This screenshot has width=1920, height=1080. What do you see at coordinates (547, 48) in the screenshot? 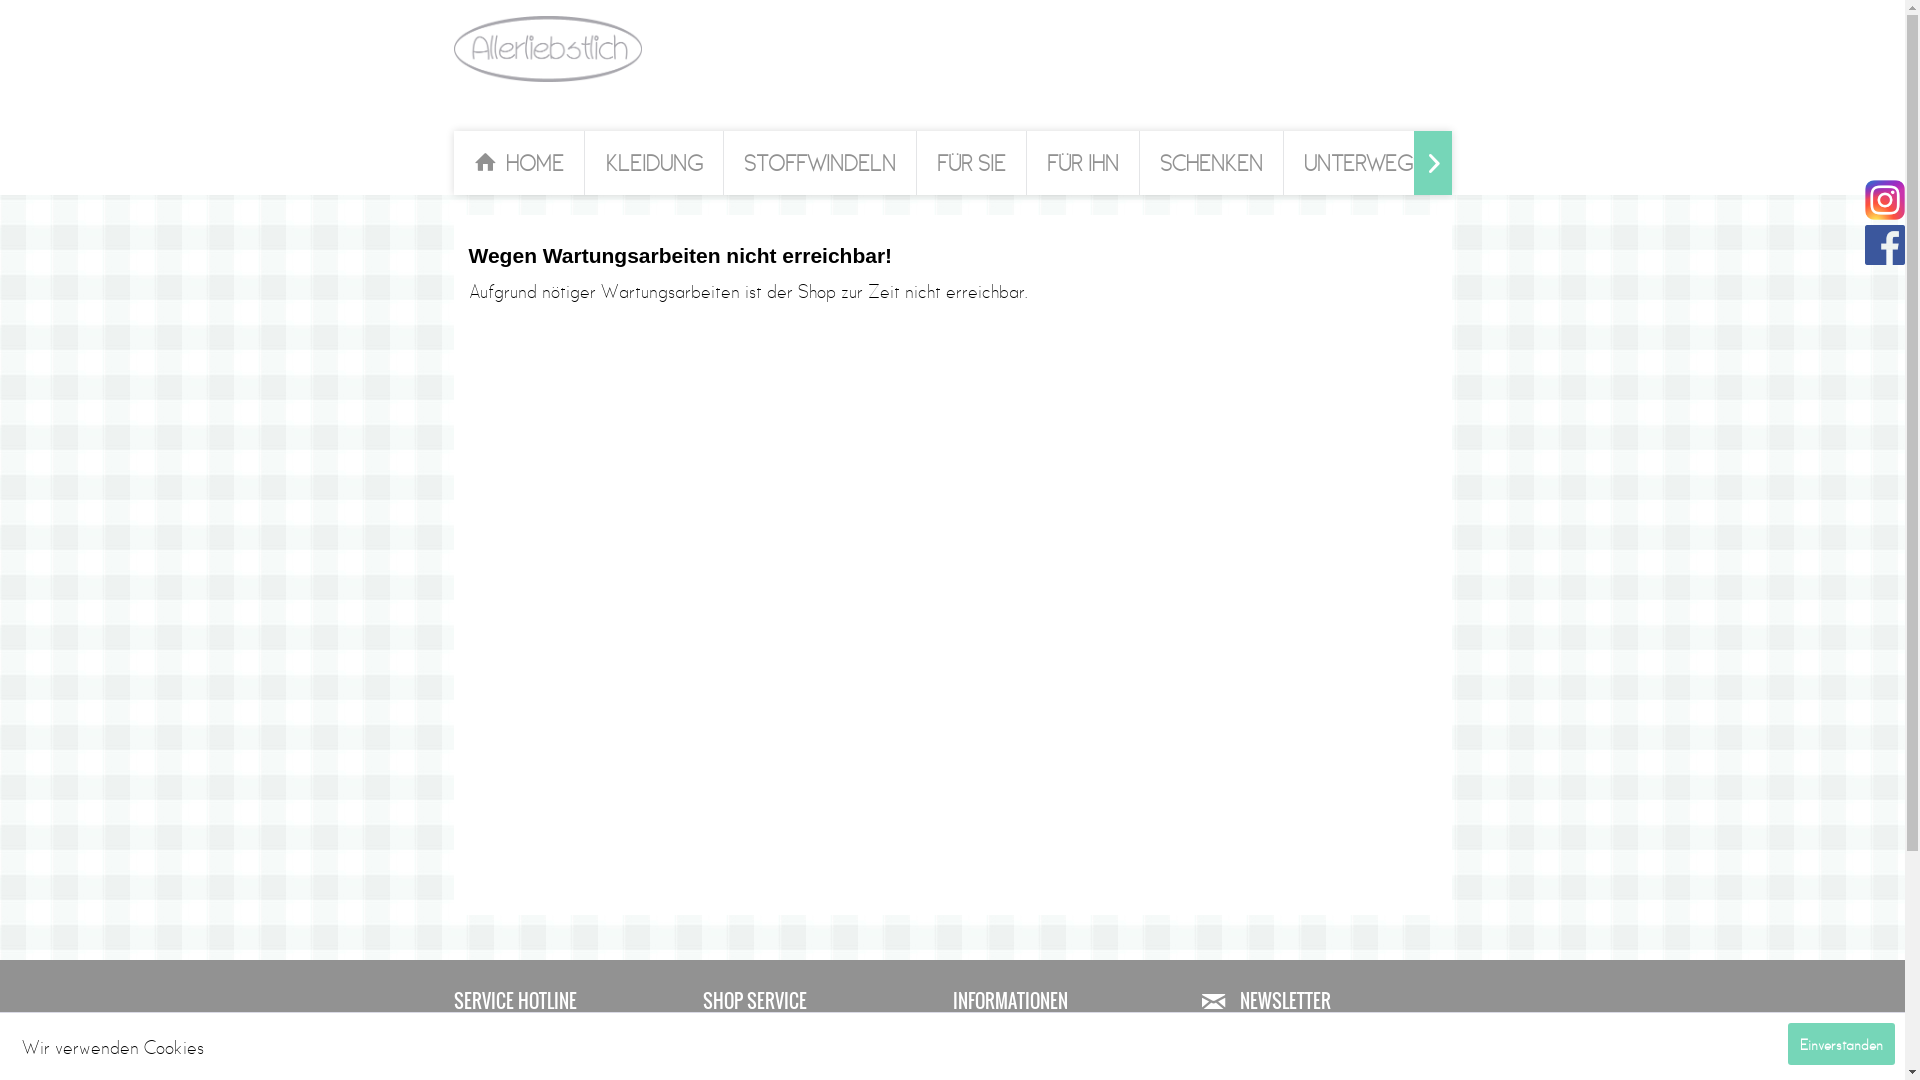
I see `'Allerliebstlich.ch - zur Startseite wechseln'` at bounding box center [547, 48].